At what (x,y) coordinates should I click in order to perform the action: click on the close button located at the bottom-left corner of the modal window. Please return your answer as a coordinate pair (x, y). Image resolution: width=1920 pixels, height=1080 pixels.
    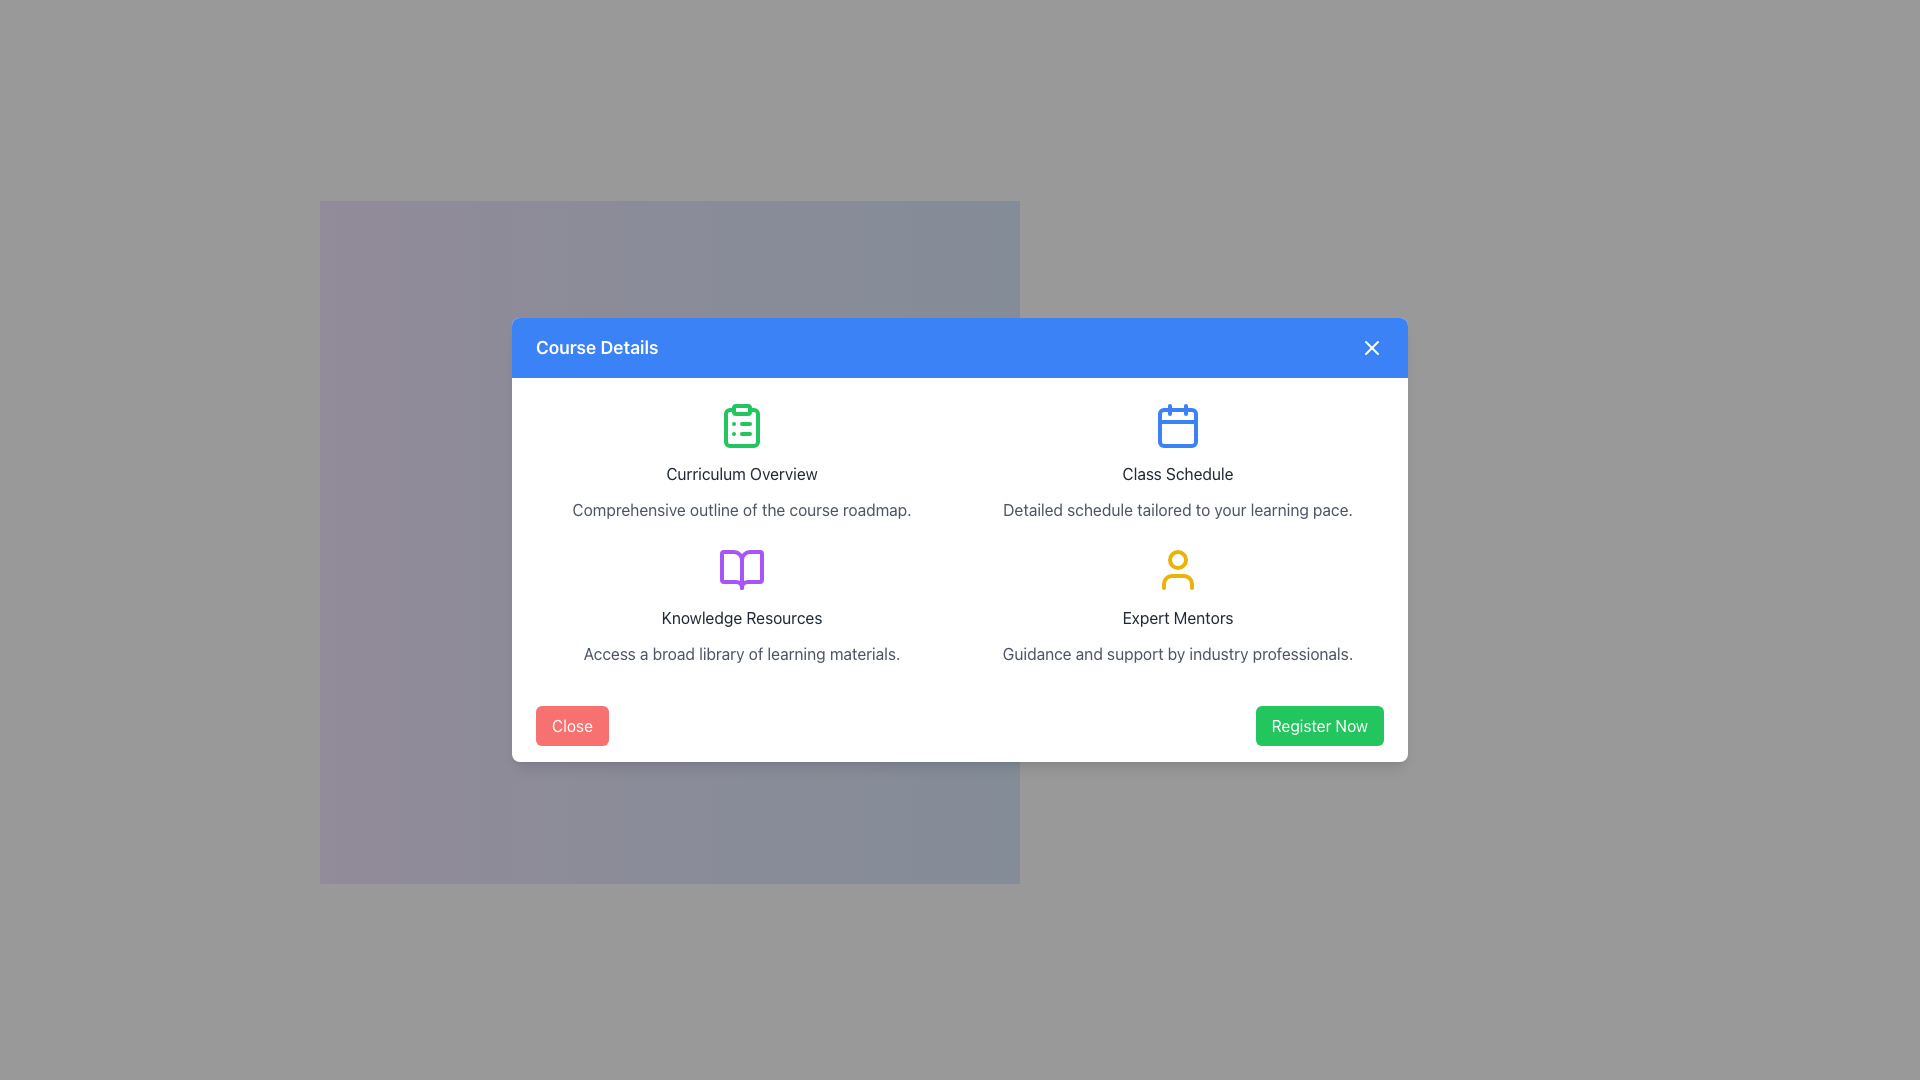
    Looking at the image, I should click on (570, 725).